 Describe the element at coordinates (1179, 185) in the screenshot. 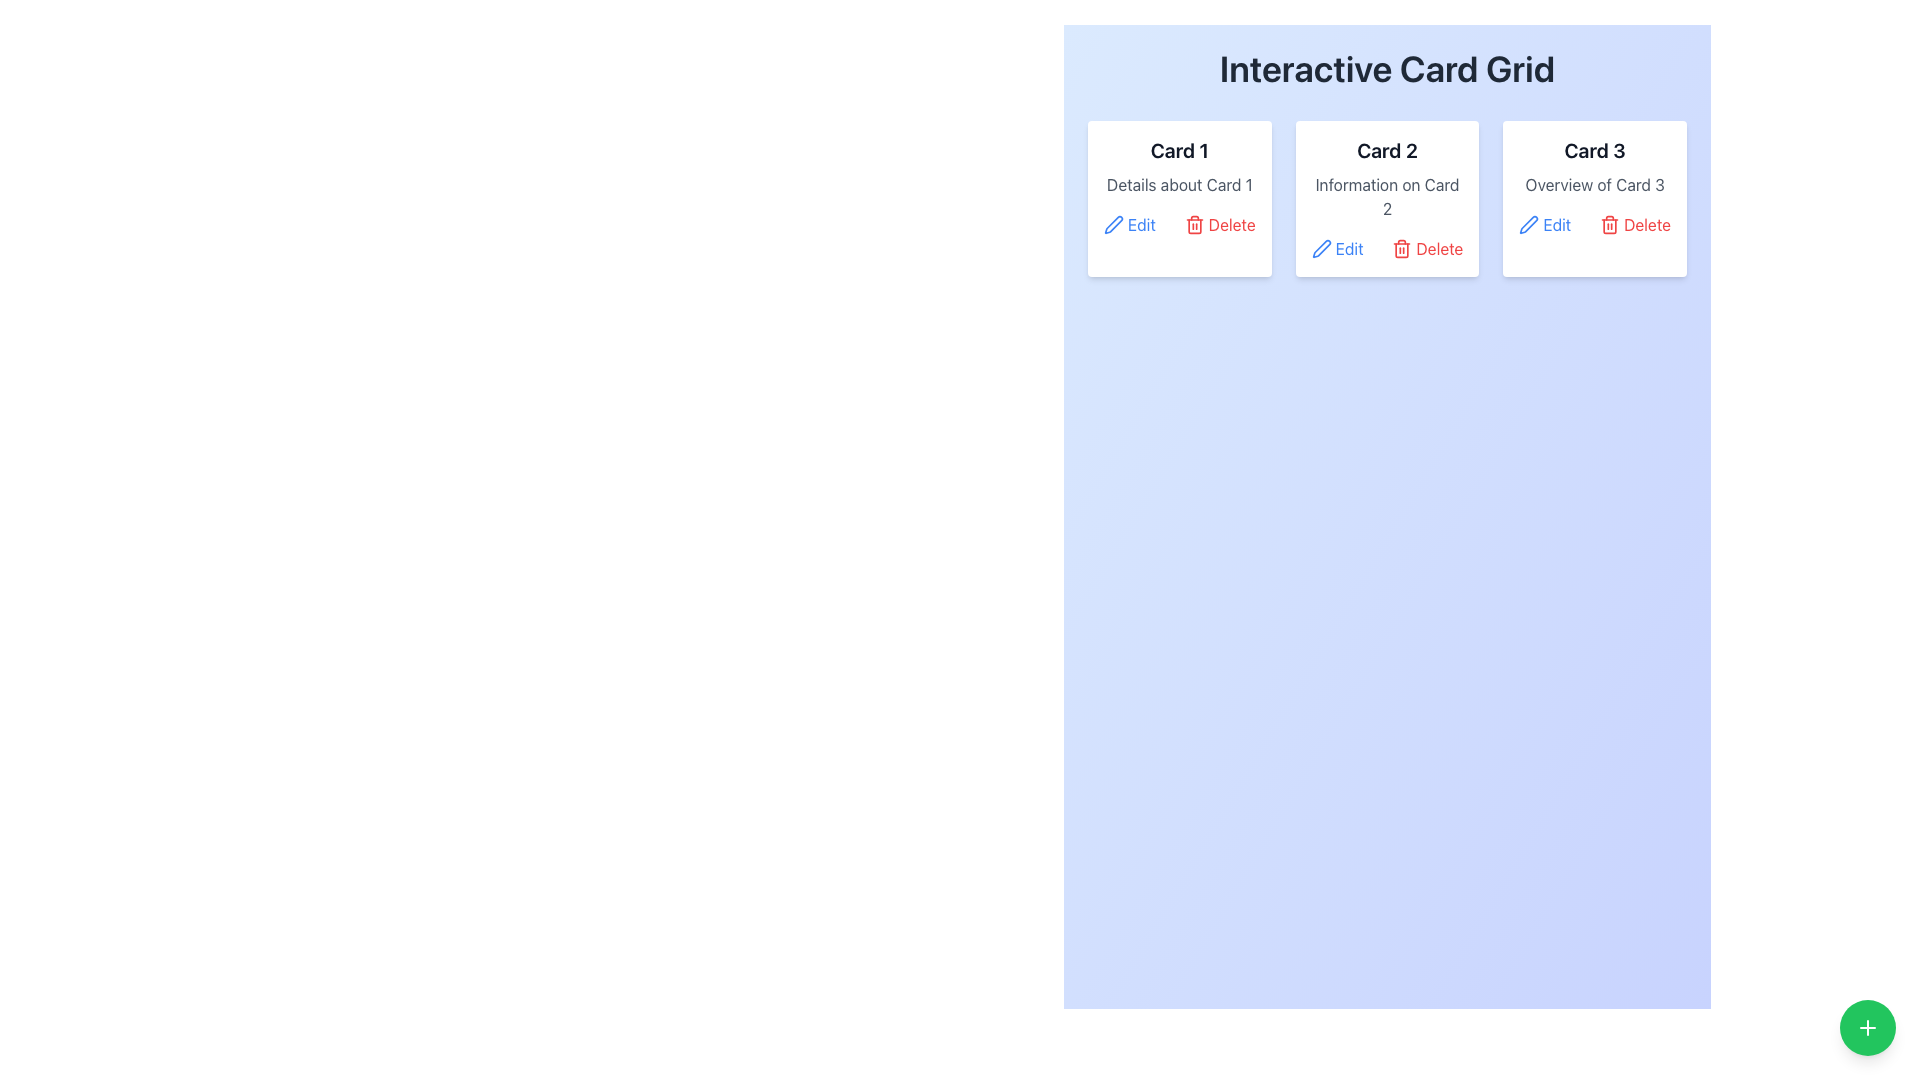

I see `the text label displaying 'Details about Card 1', which is styled in muted gray and positioned below the main title of 'Card 1'` at that location.